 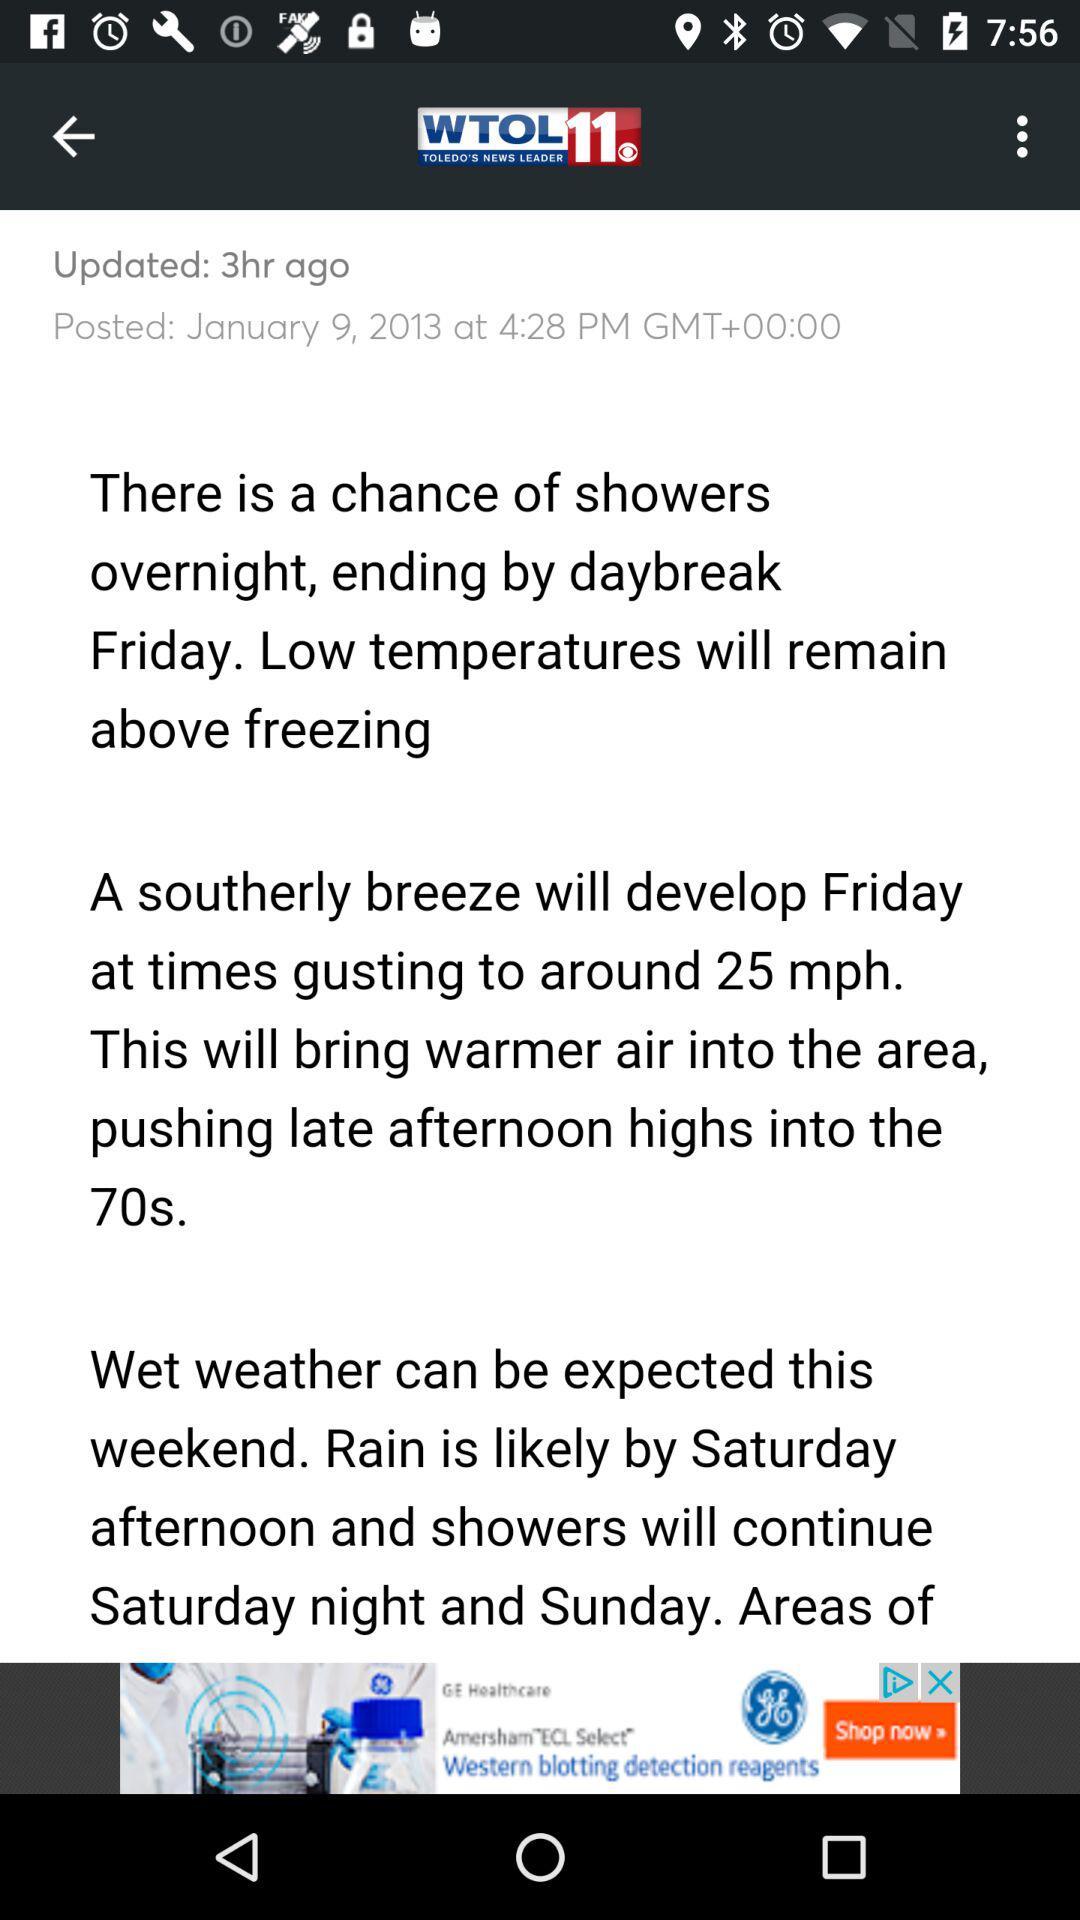 I want to click on open advertisement, so click(x=540, y=1727).